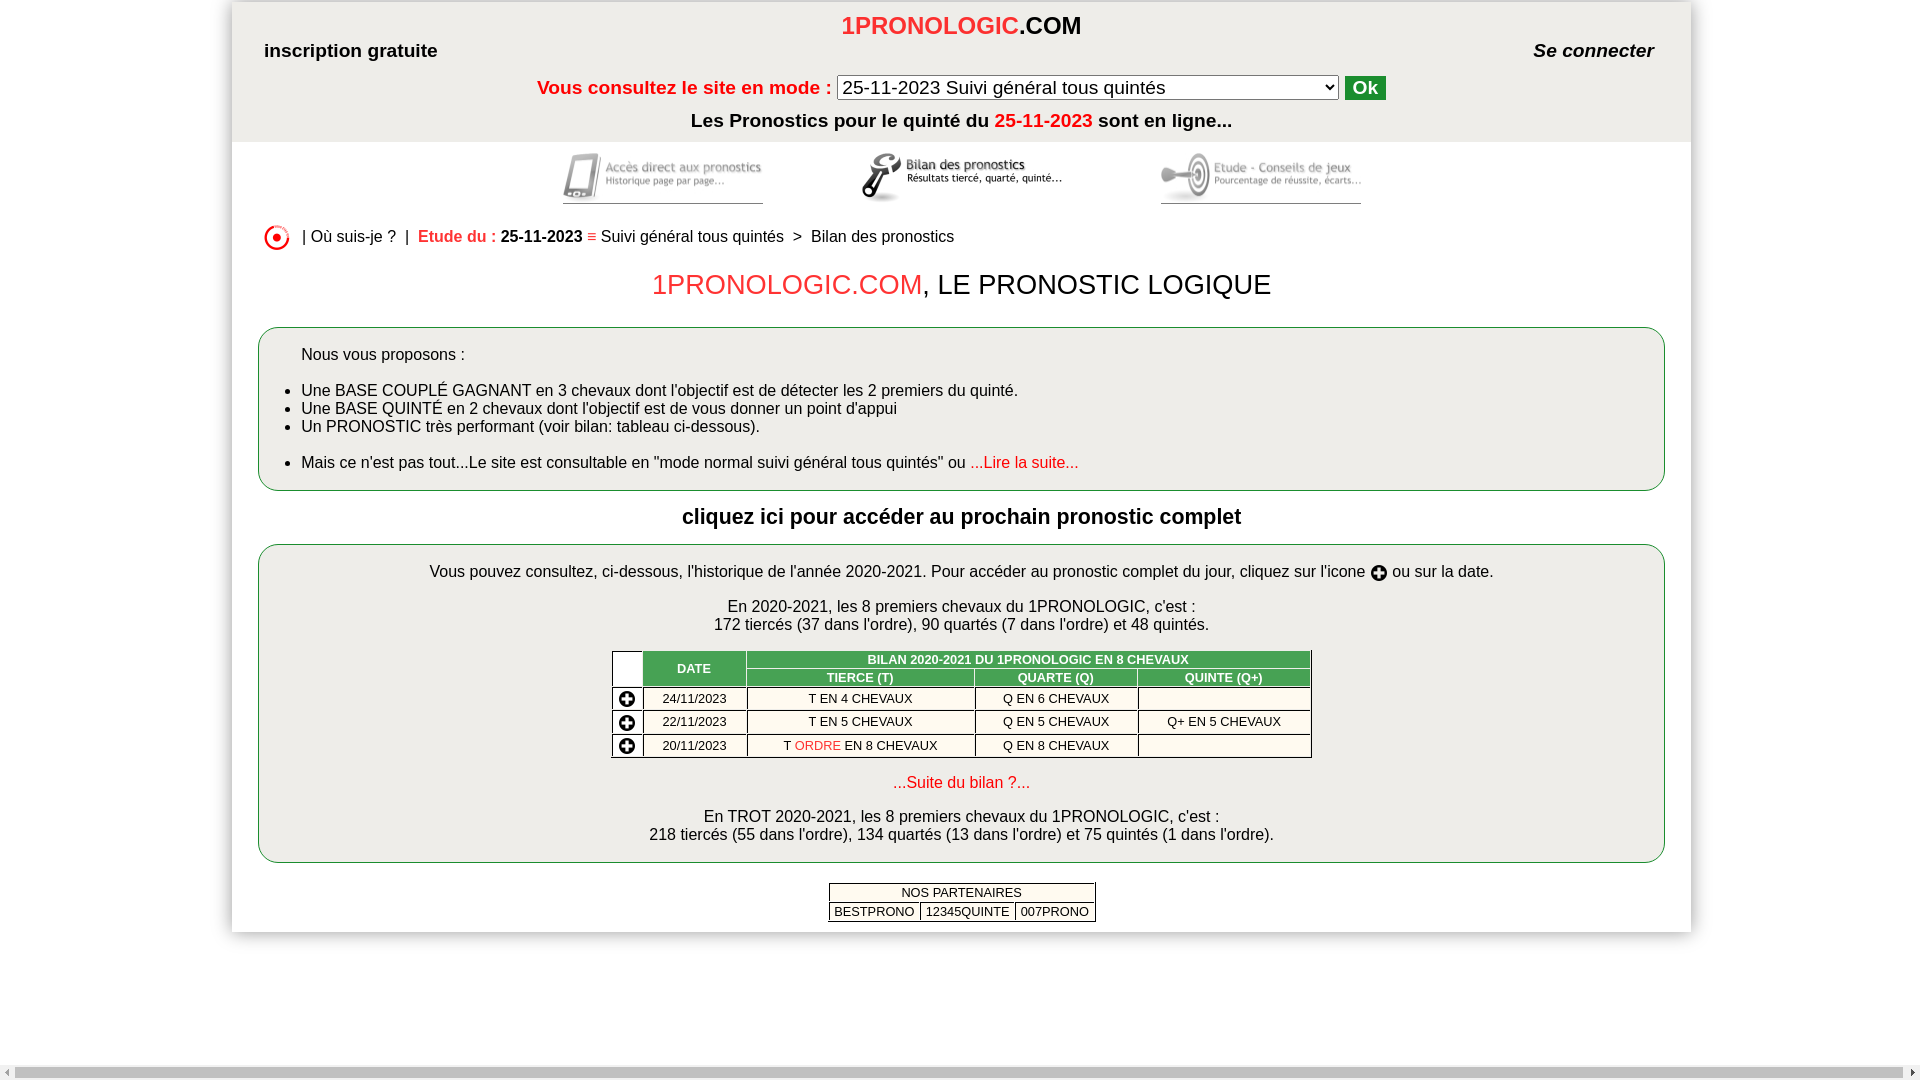 The height and width of the screenshot is (1080, 1920). Describe the element at coordinates (967, 911) in the screenshot. I see `' 12345QUINTE '` at that location.